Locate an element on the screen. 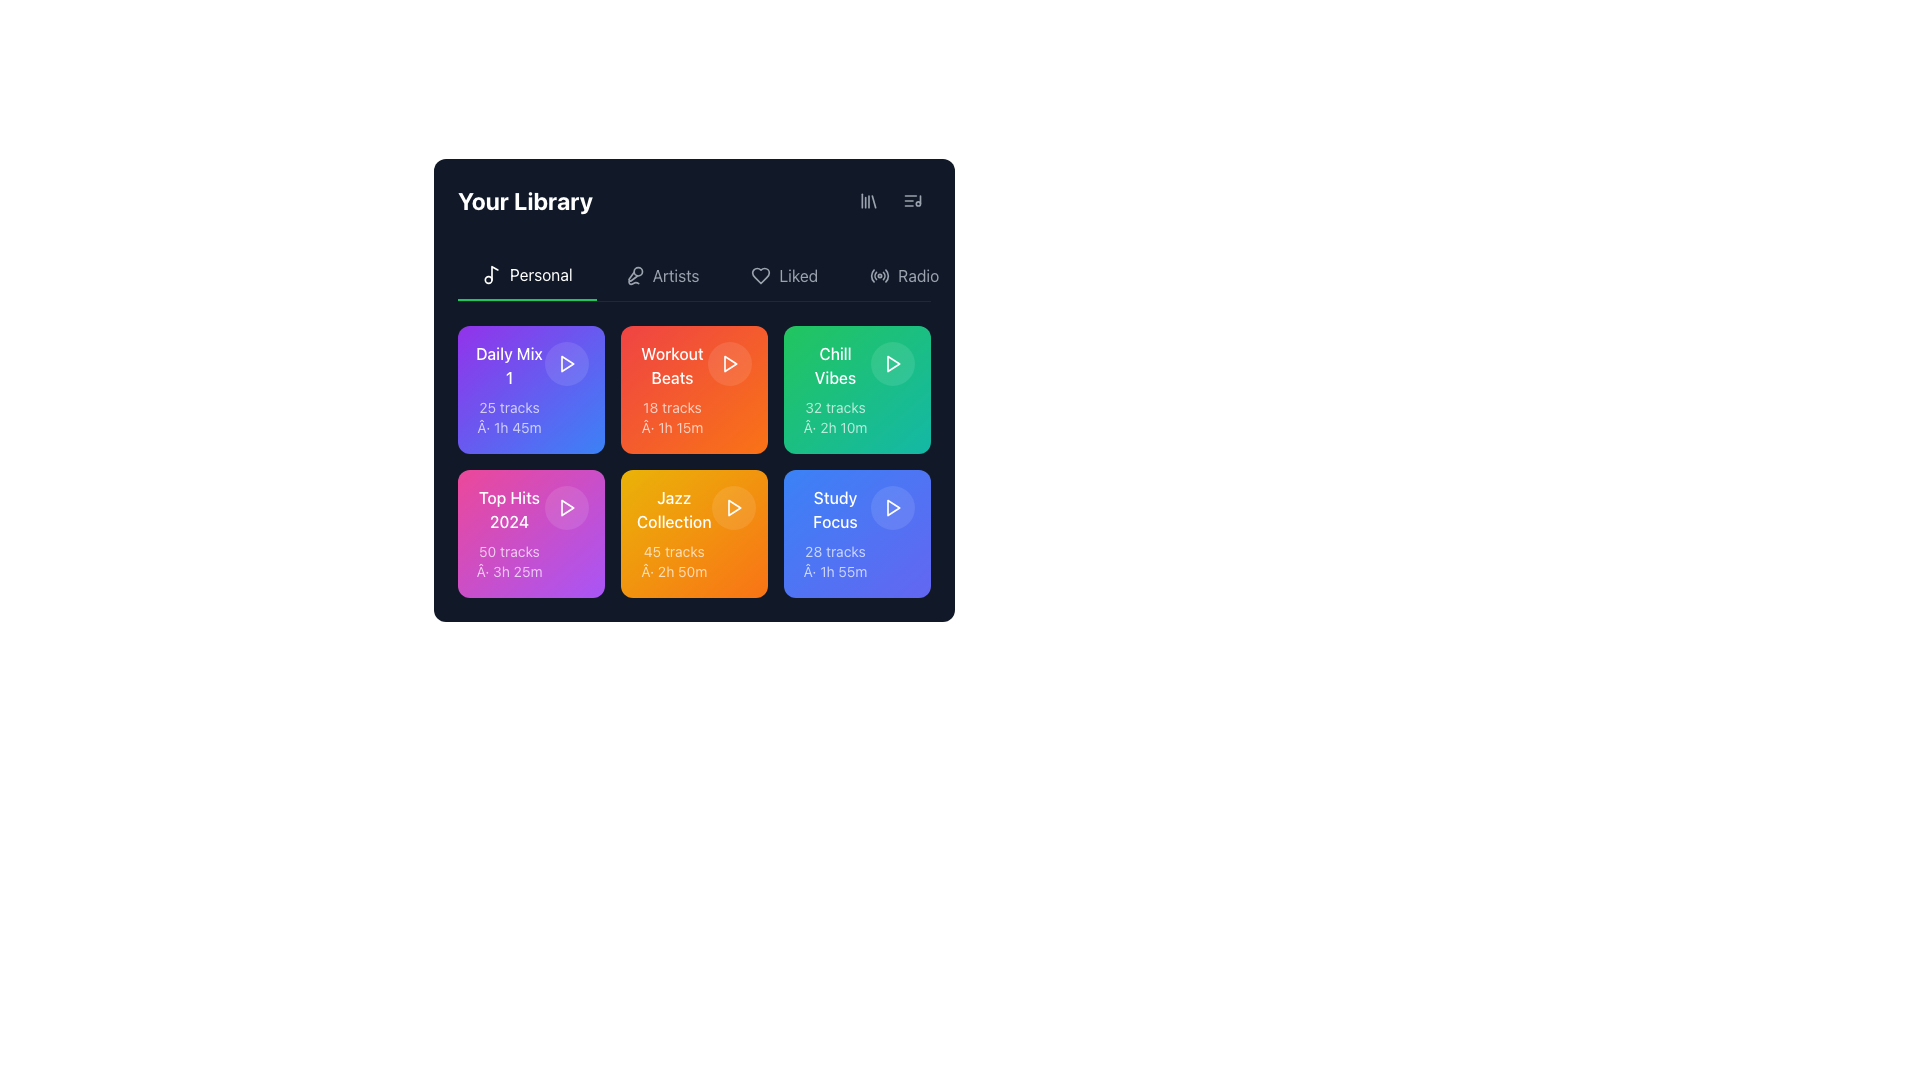  the 'Daily Mix 1' text label located in the first column of the grid at the top row within the 'Your Library' section is located at coordinates (509, 366).